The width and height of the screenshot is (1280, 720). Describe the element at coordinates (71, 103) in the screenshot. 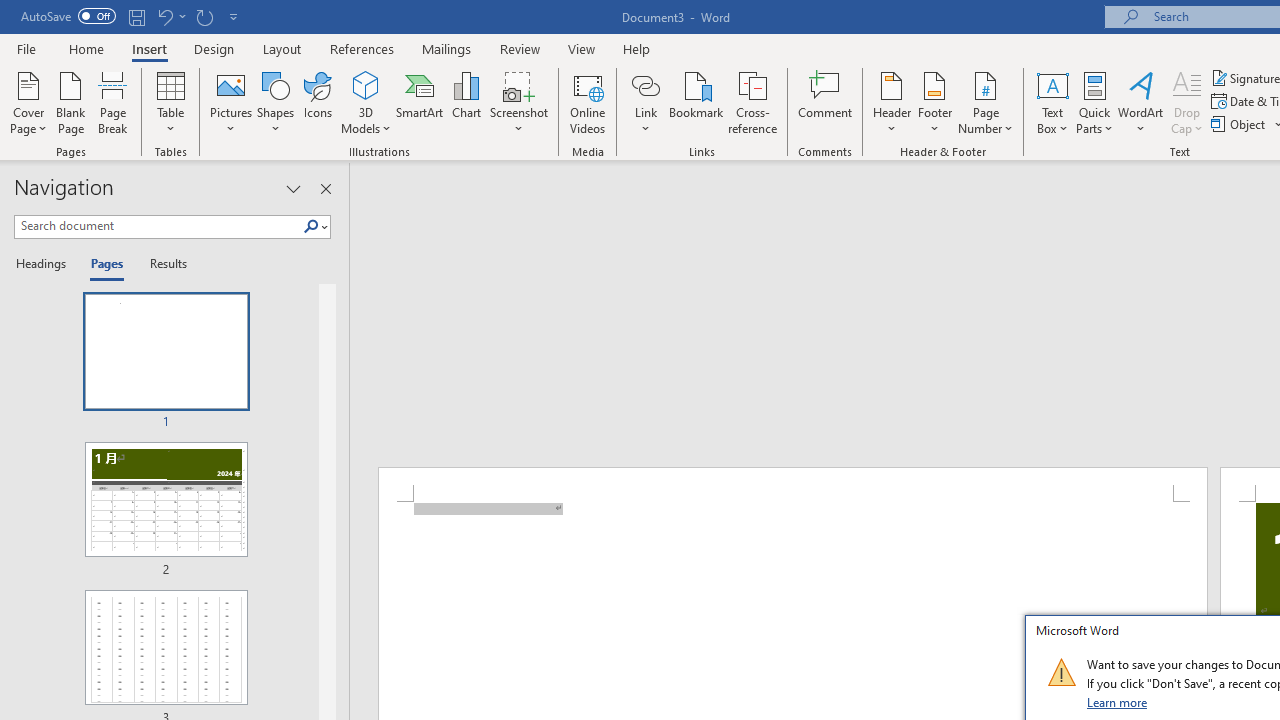

I see `'Blank Page'` at that location.